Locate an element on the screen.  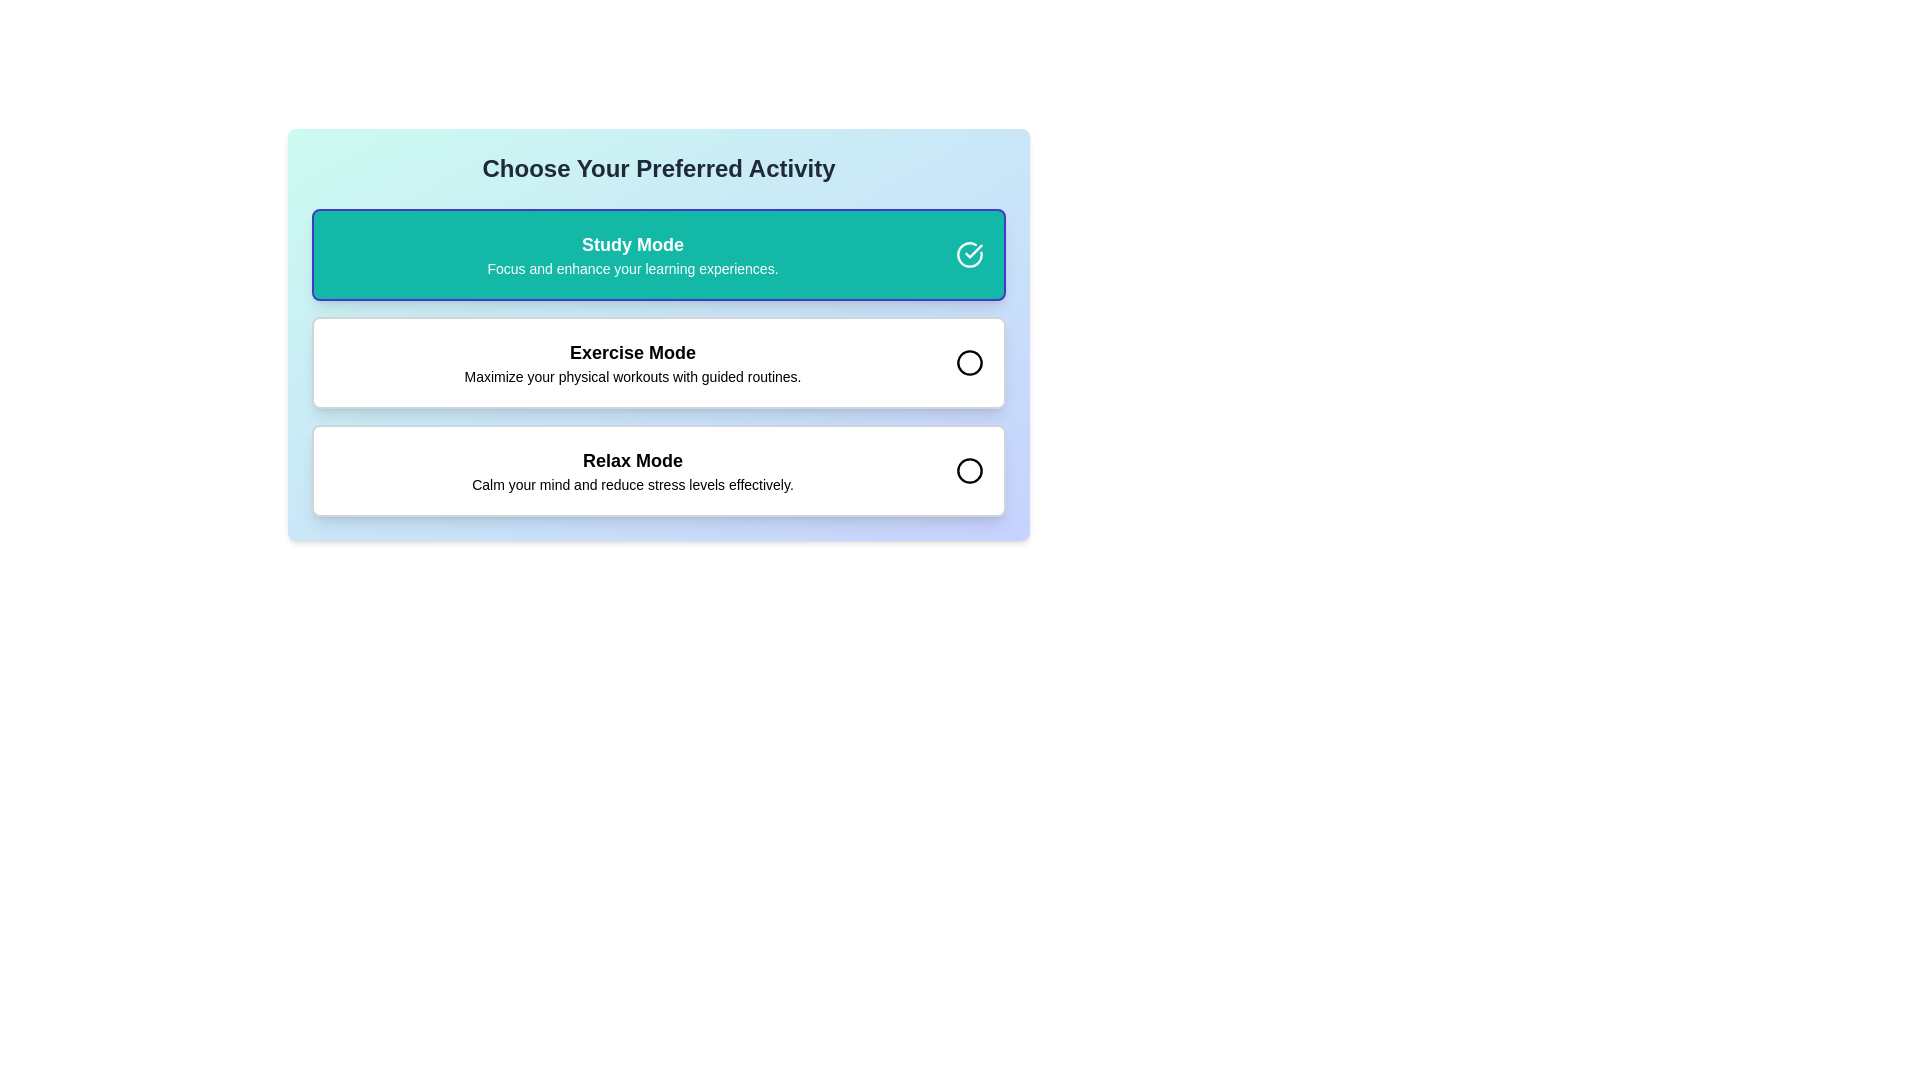
the 'Relax Mode' selectable button, which features a white background, a thin gray border, and a circular icon on the right side is located at coordinates (658, 470).